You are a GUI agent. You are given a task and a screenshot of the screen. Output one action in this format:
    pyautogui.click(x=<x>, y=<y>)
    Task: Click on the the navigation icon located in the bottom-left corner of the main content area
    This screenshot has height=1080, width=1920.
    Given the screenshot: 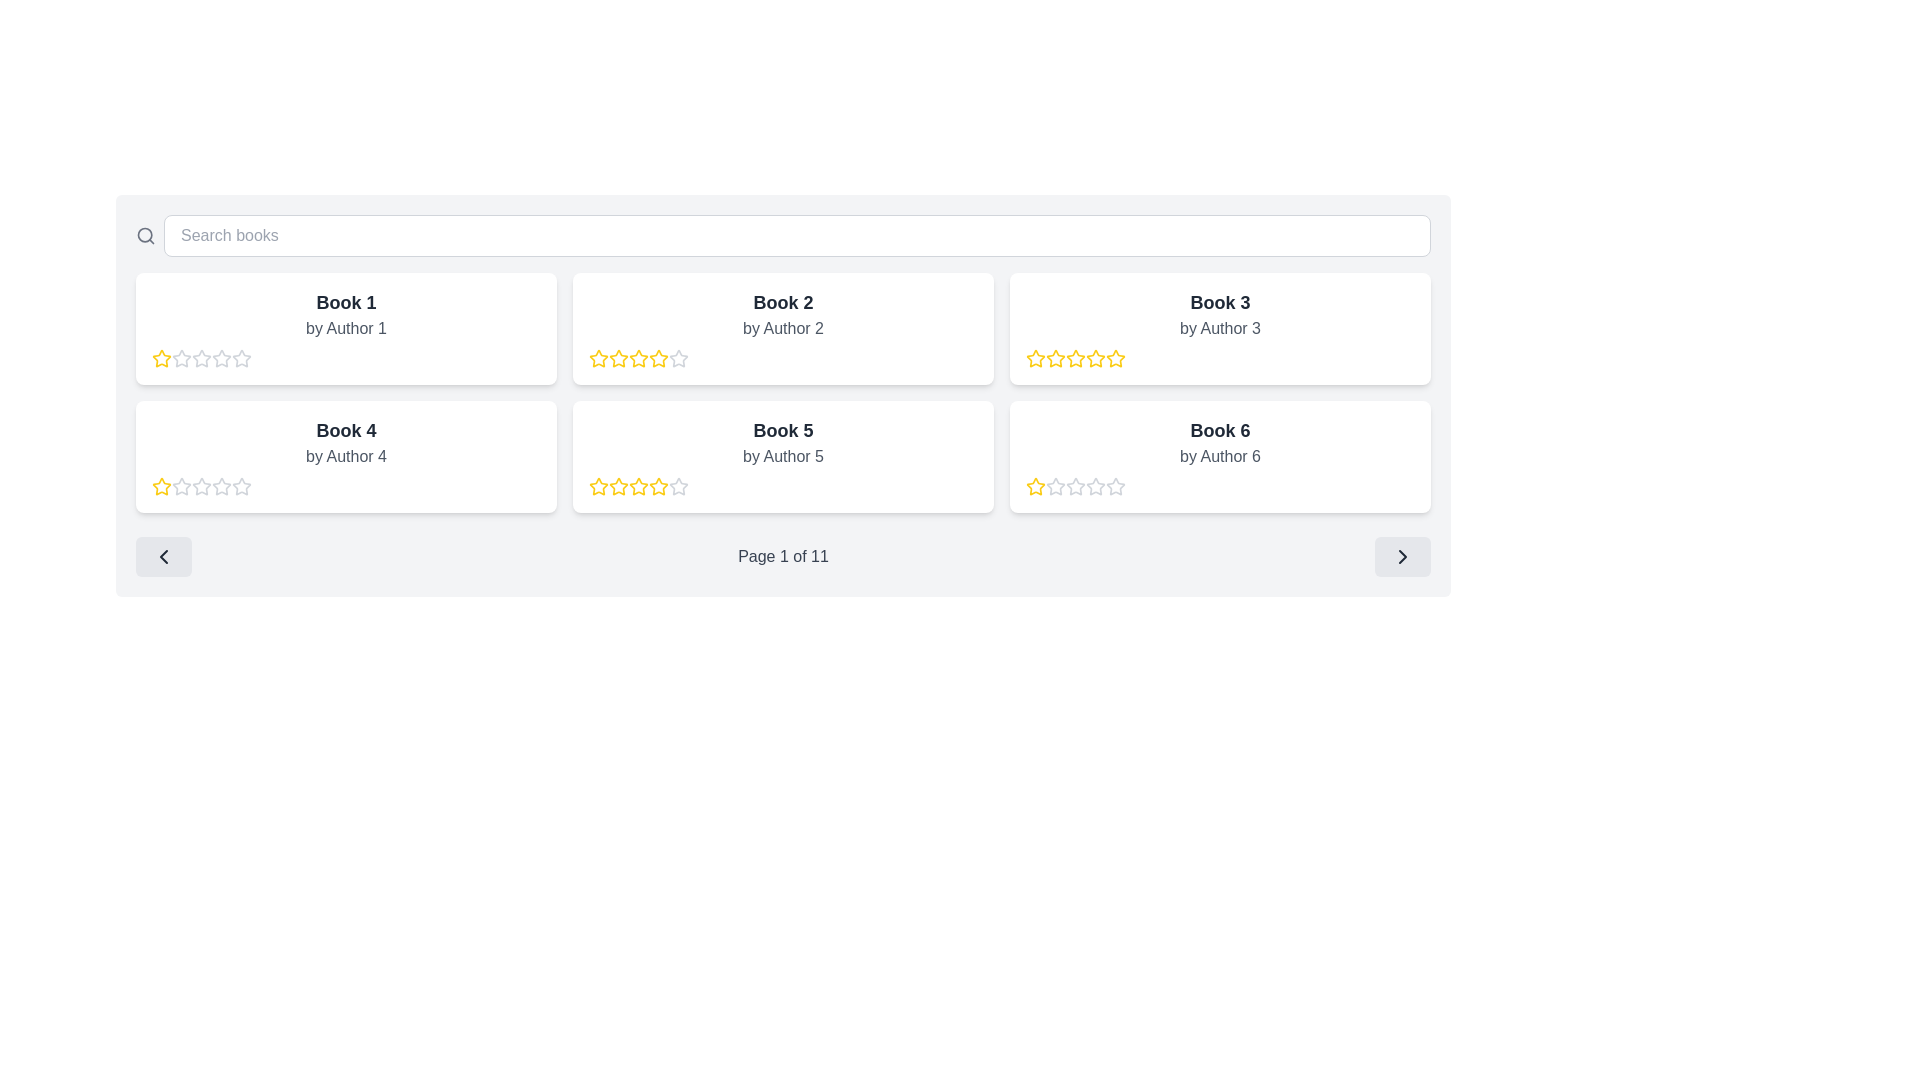 What is the action you would take?
    pyautogui.click(x=163, y=556)
    